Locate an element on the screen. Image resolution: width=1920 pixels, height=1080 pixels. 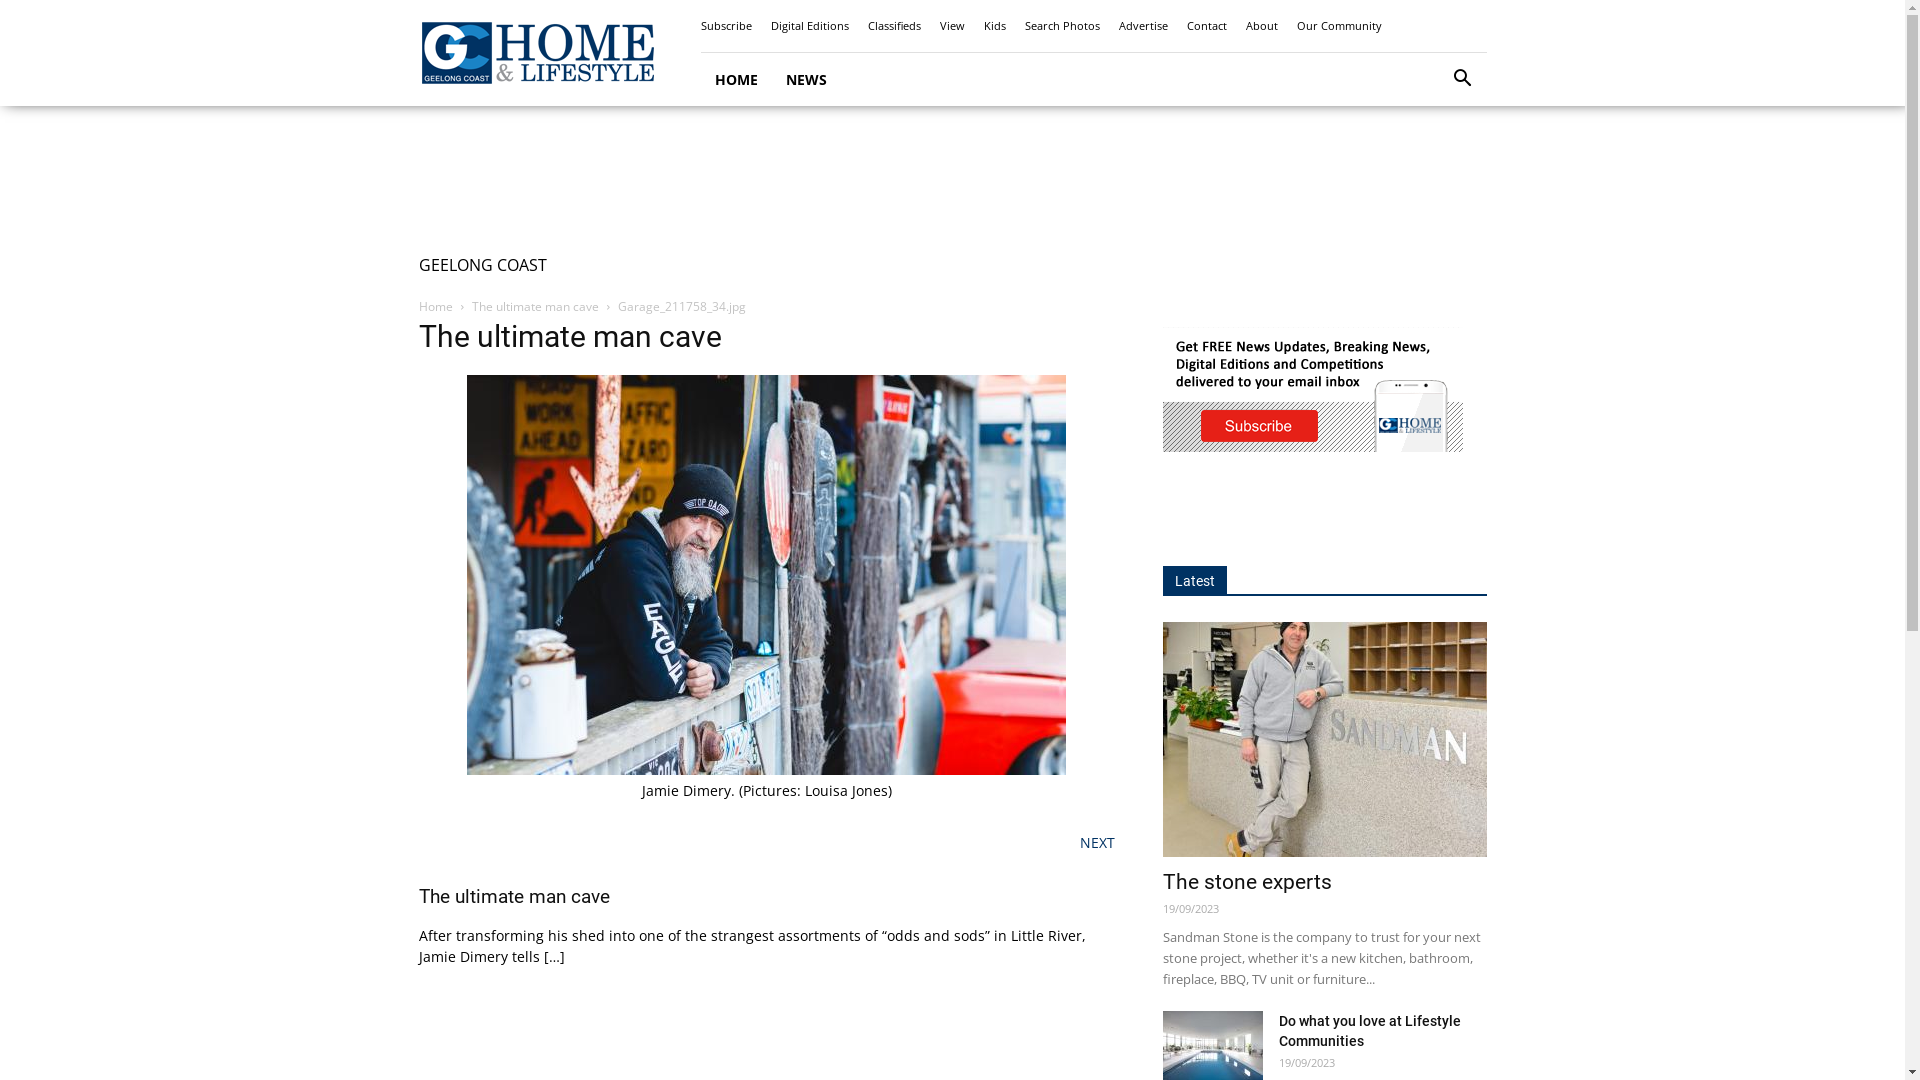
'Our Community' is located at coordinates (1338, 25).